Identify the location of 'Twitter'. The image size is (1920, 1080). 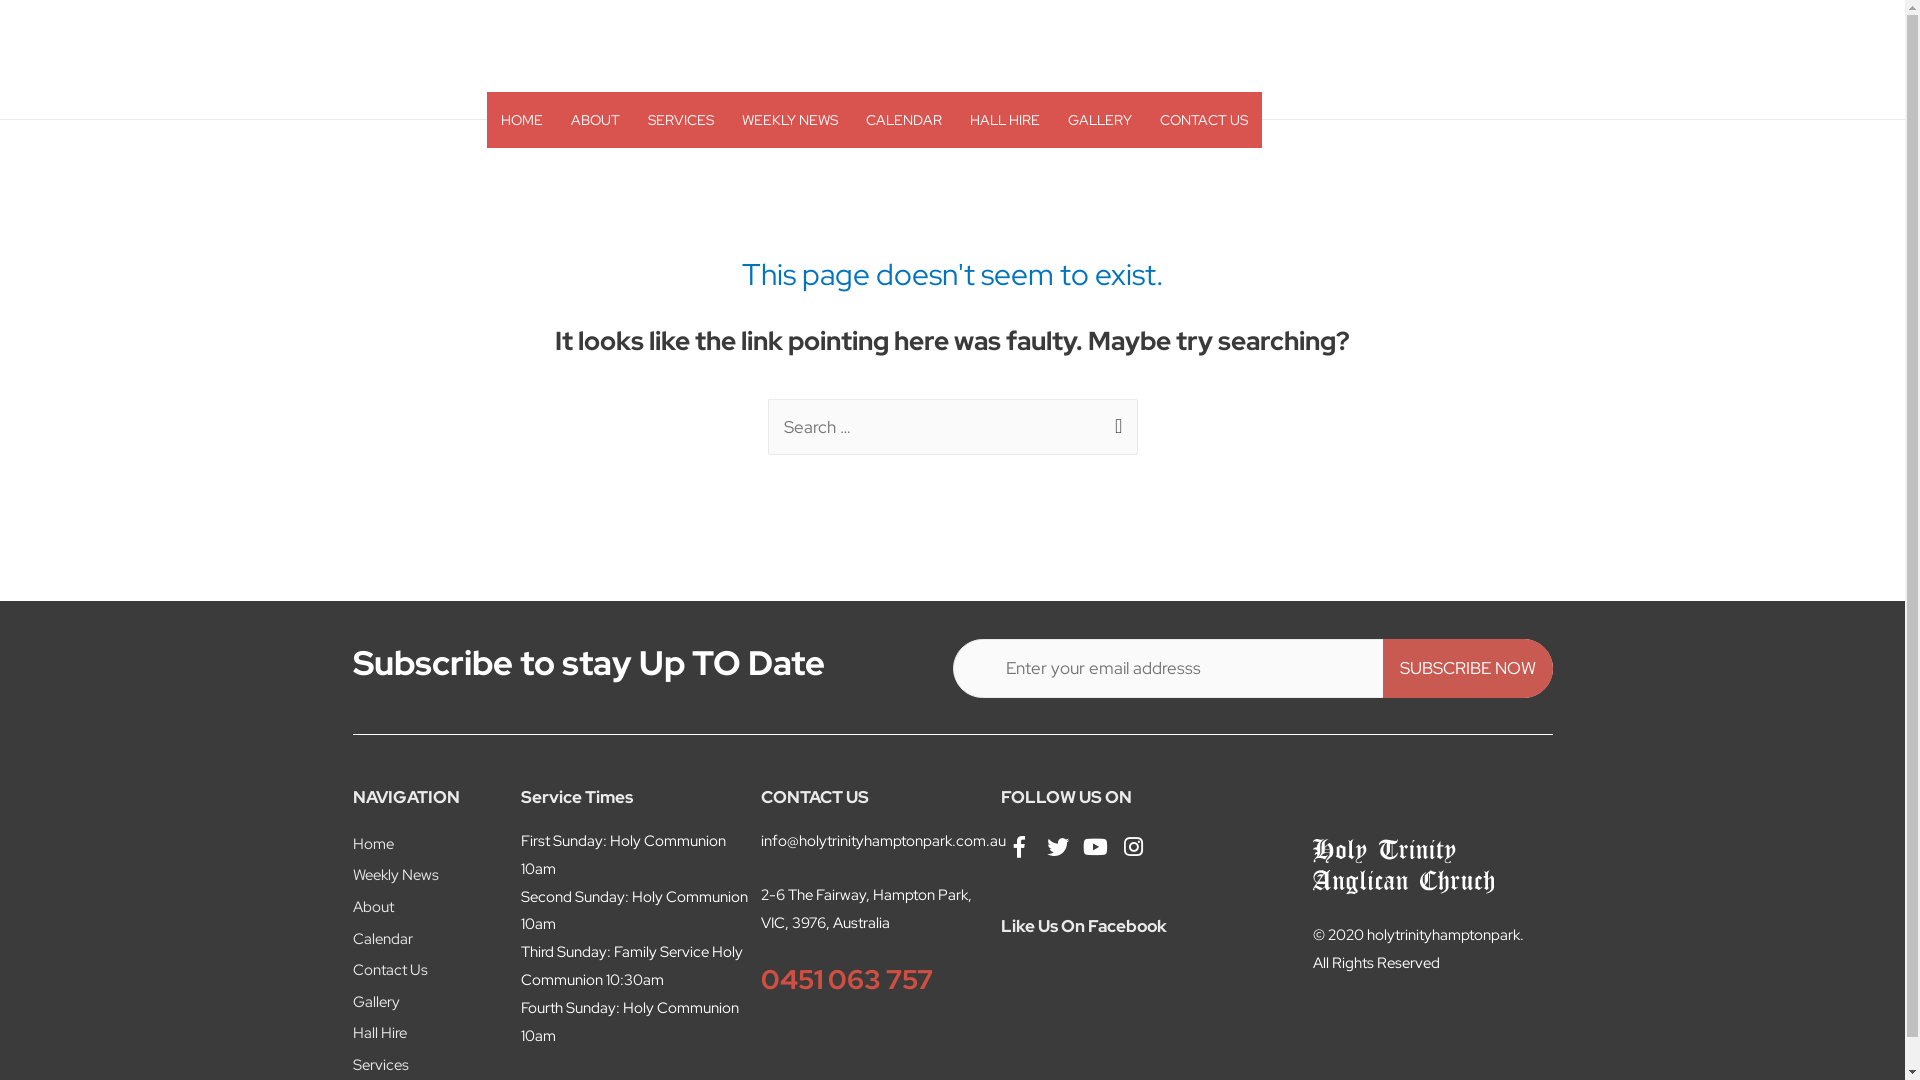
(1055, 847).